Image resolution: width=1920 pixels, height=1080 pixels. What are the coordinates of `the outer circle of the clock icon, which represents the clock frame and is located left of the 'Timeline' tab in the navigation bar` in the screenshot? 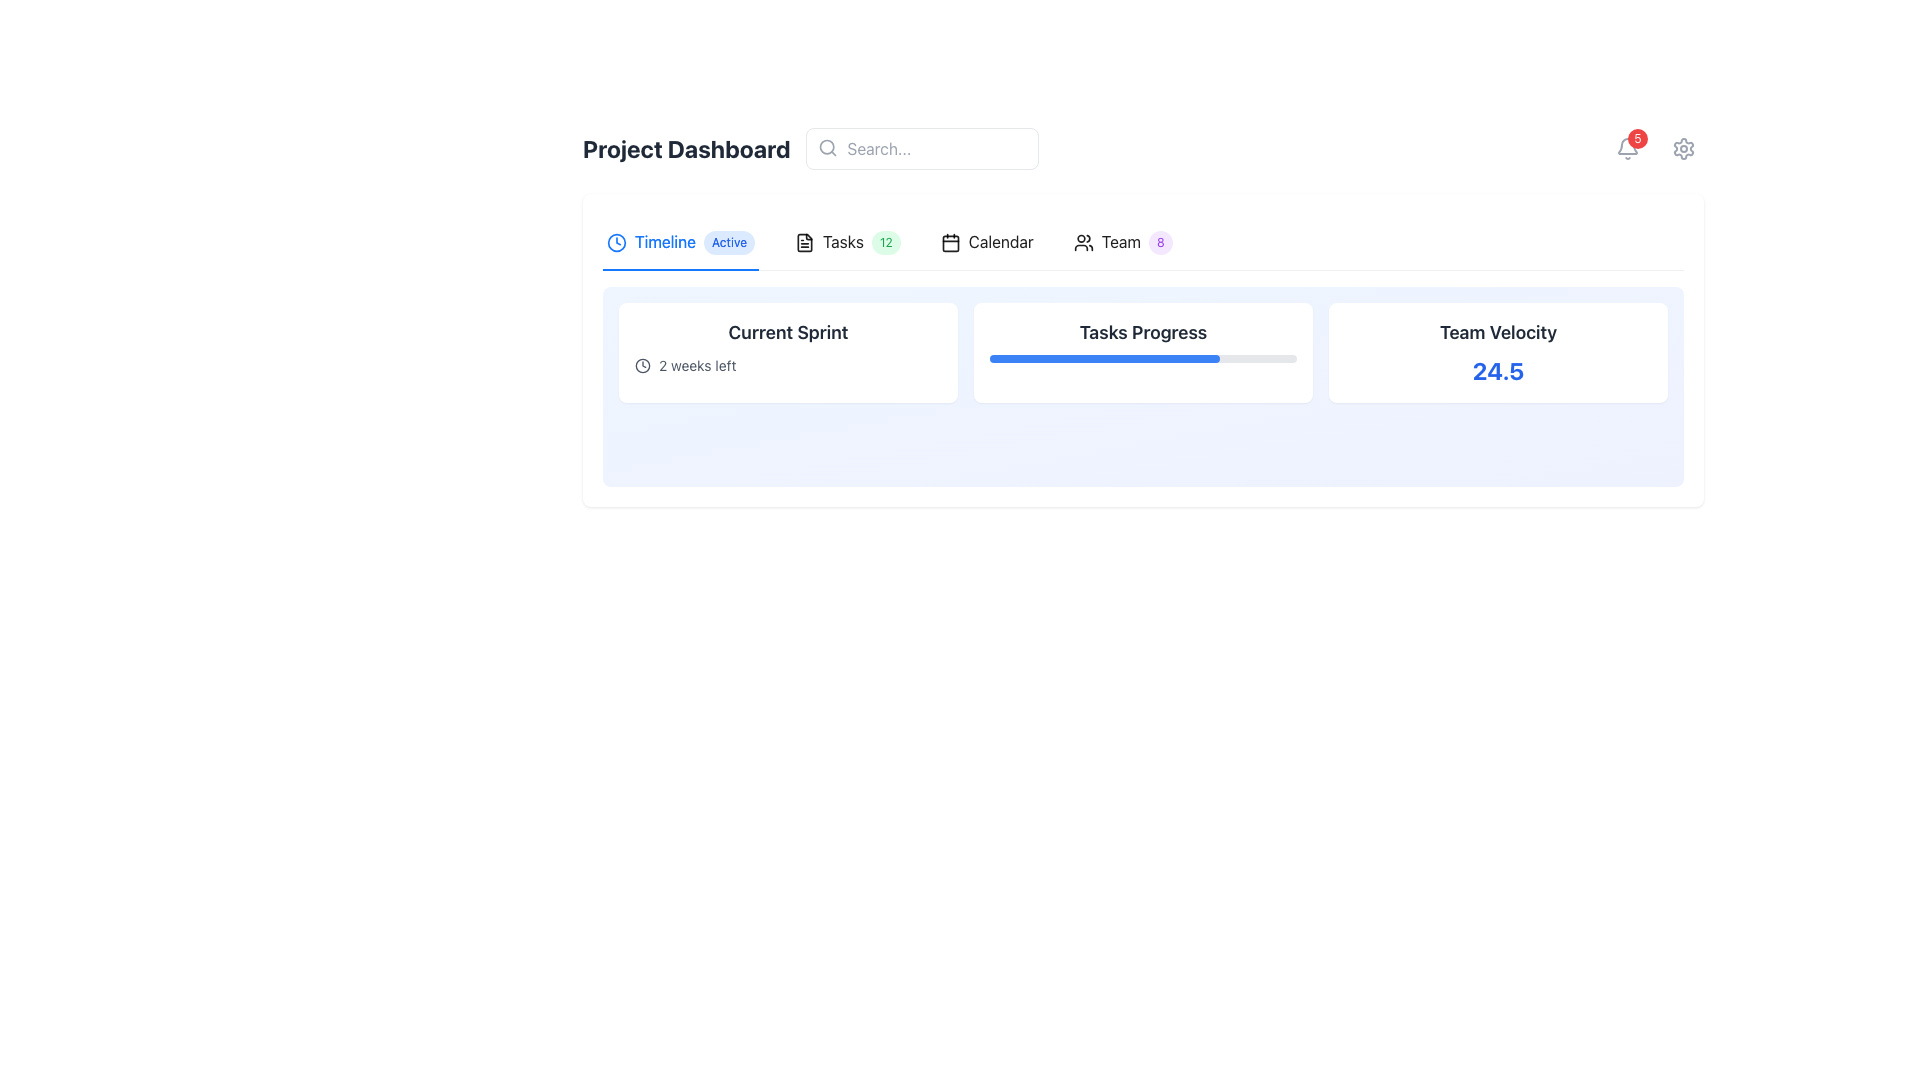 It's located at (616, 241).